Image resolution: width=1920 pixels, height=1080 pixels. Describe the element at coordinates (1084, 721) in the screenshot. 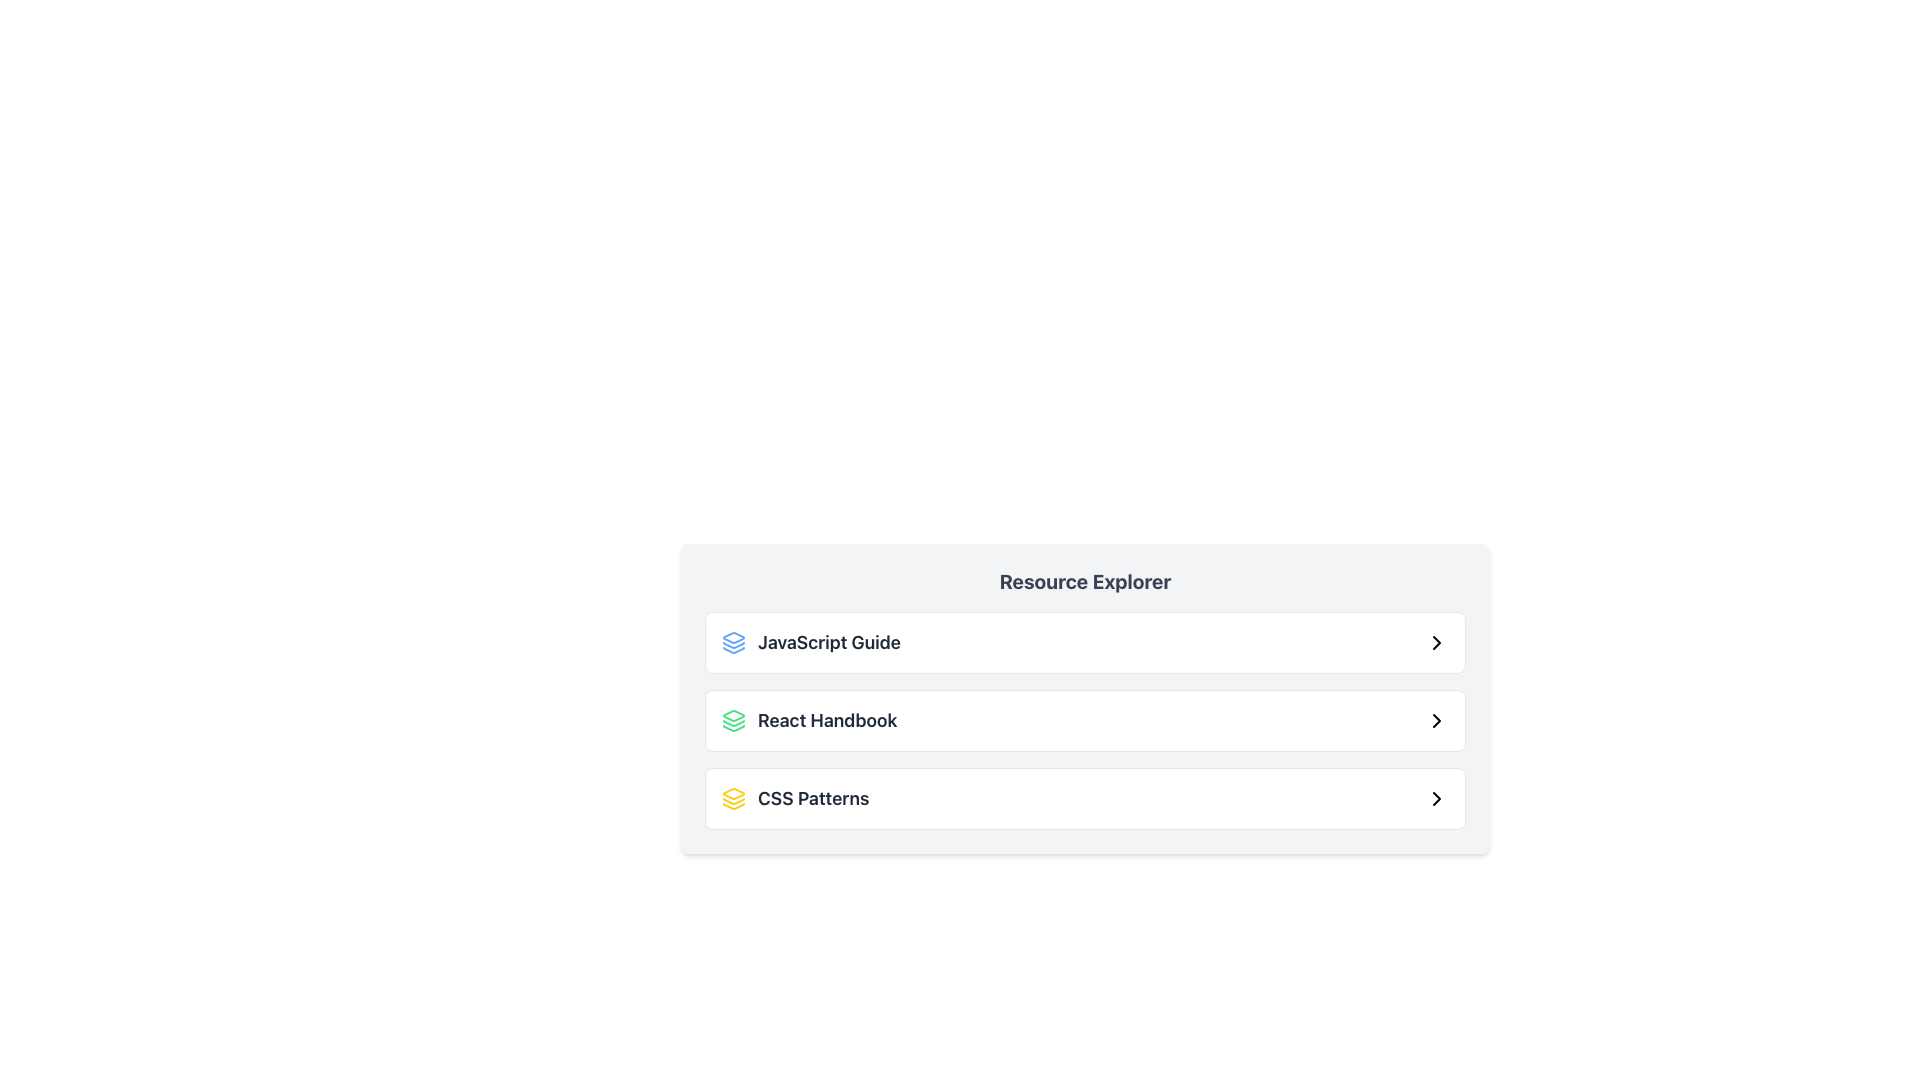

I see `the second item in the list of resources titled 'React Handbook'` at that location.